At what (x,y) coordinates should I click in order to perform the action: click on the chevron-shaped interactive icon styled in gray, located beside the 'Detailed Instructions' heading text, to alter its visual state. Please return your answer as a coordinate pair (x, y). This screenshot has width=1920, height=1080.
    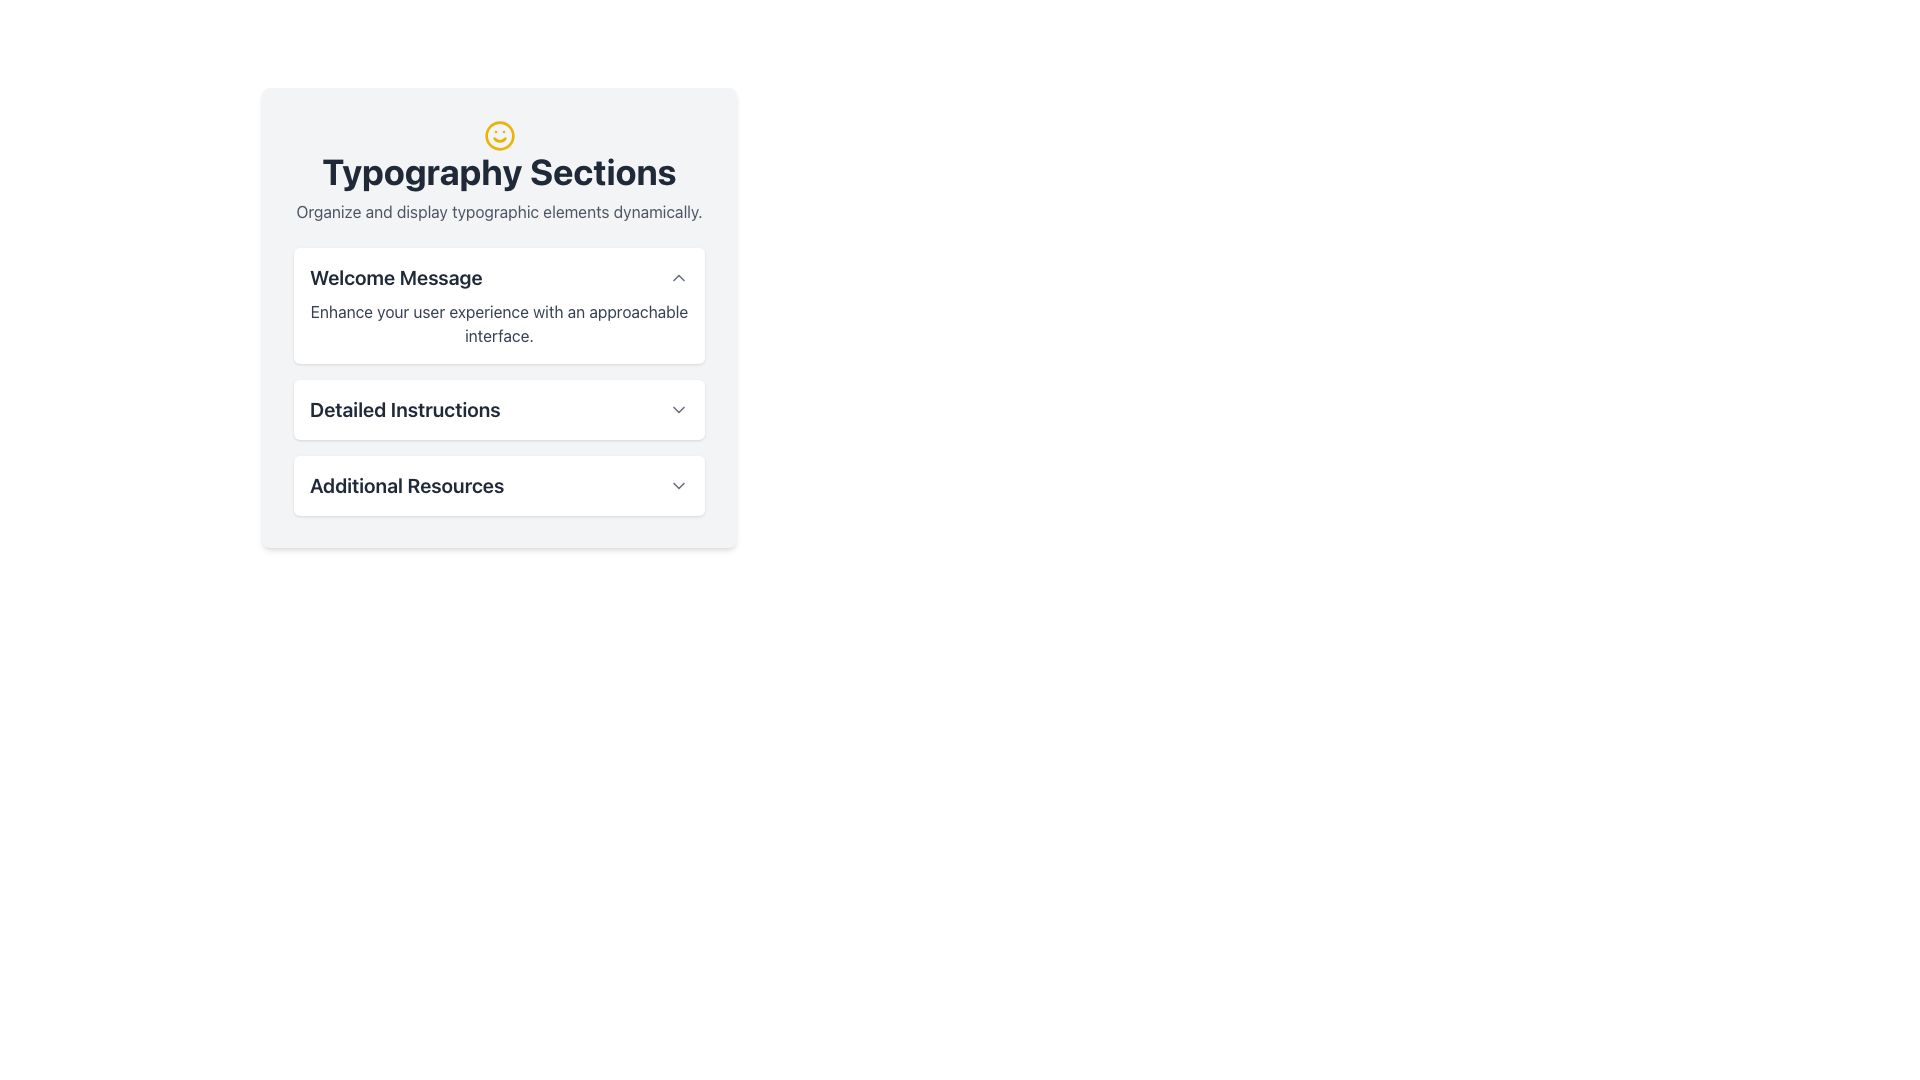
    Looking at the image, I should click on (678, 408).